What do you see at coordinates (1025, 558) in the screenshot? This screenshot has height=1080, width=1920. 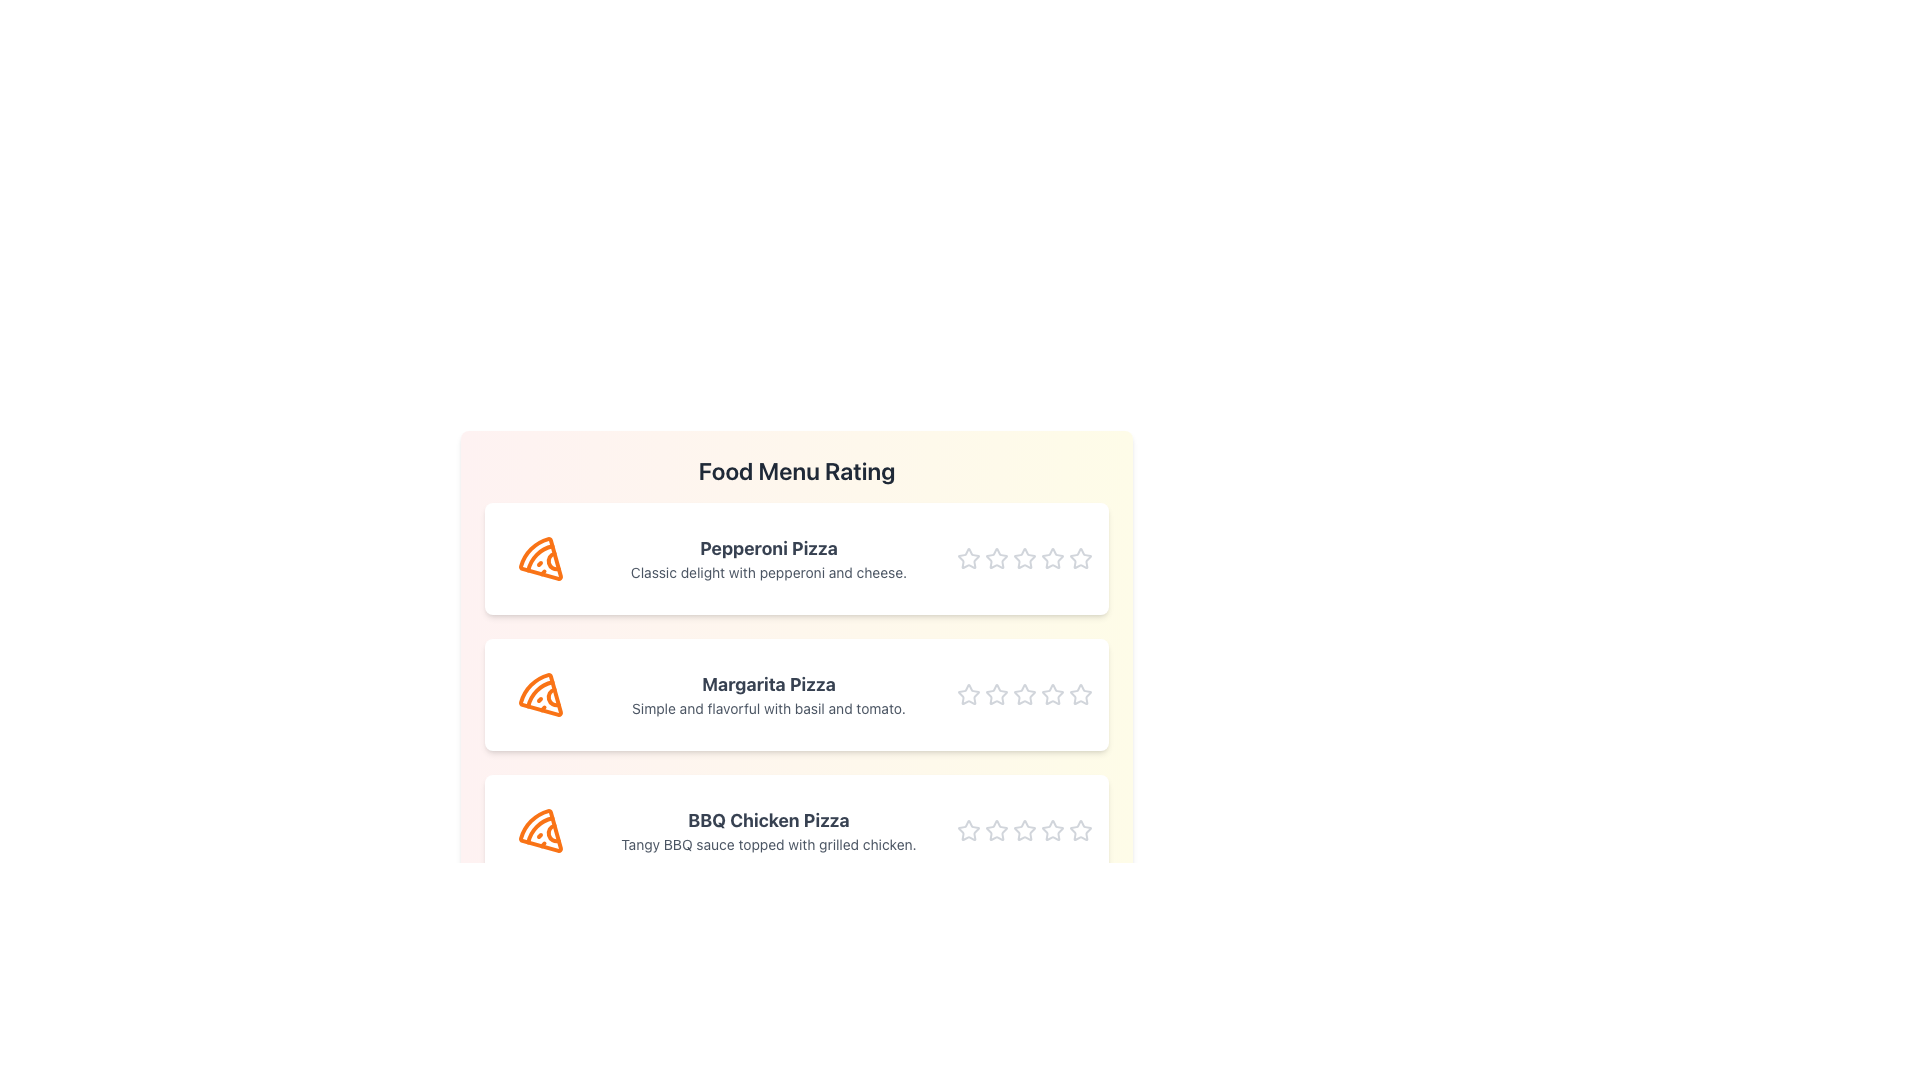 I see `the second star rating icon located to the right of 'Pepperoni Pizza'` at bounding box center [1025, 558].